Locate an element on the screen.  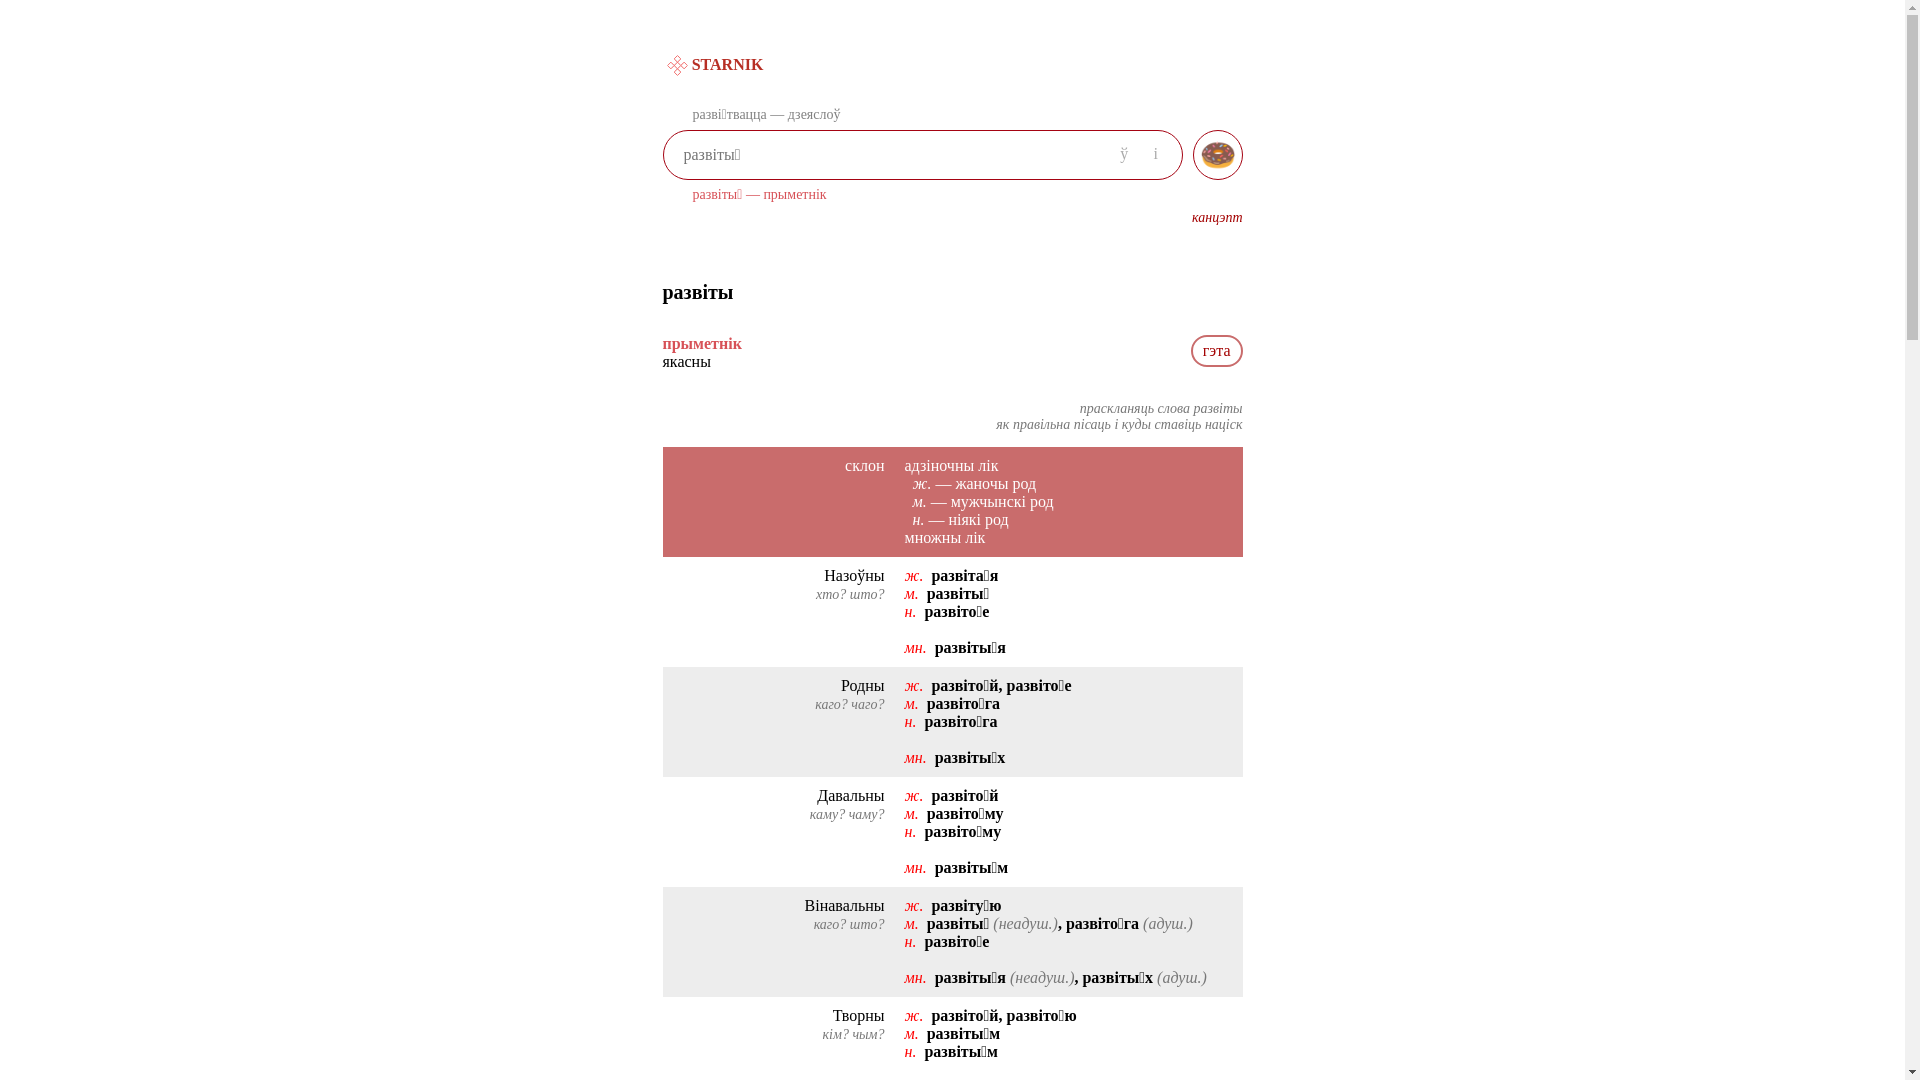
'STARNIK' is located at coordinates (662, 64).